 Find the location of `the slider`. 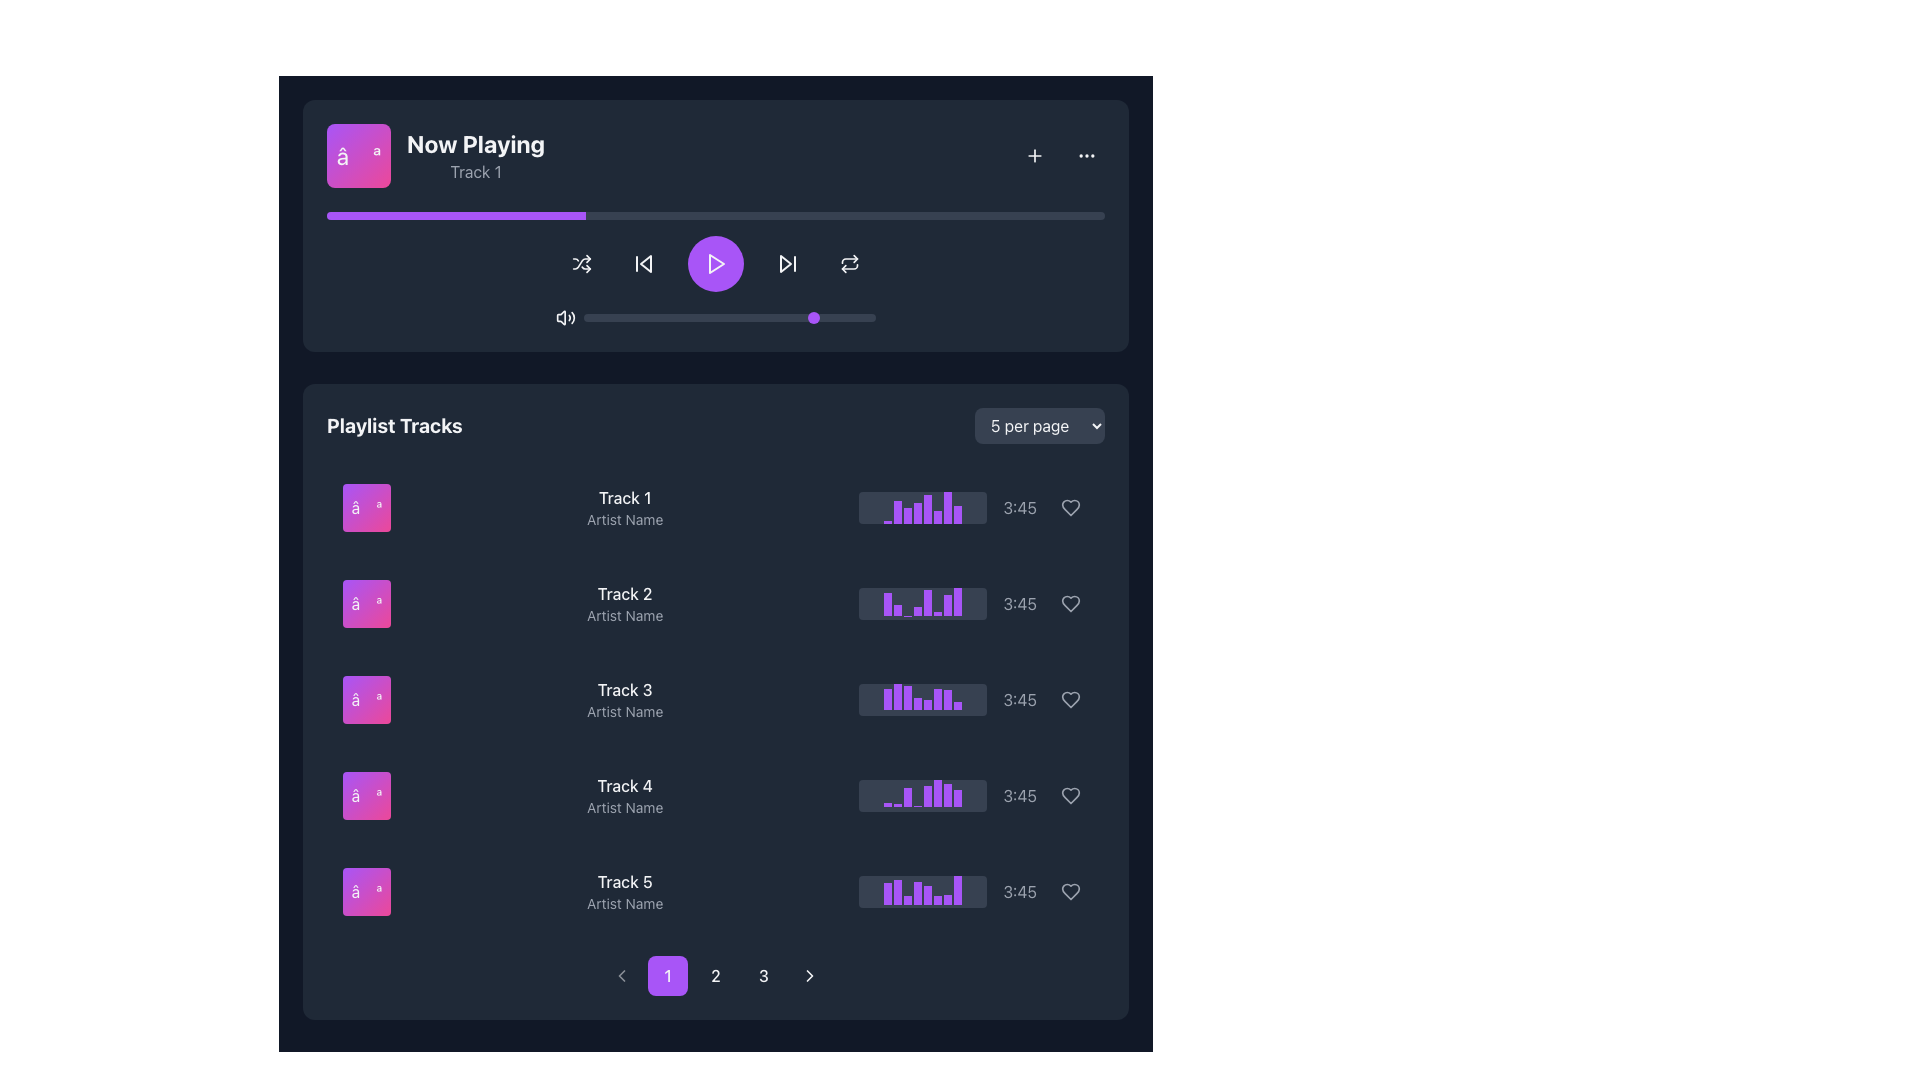

the slider is located at coordinates (606, 316).